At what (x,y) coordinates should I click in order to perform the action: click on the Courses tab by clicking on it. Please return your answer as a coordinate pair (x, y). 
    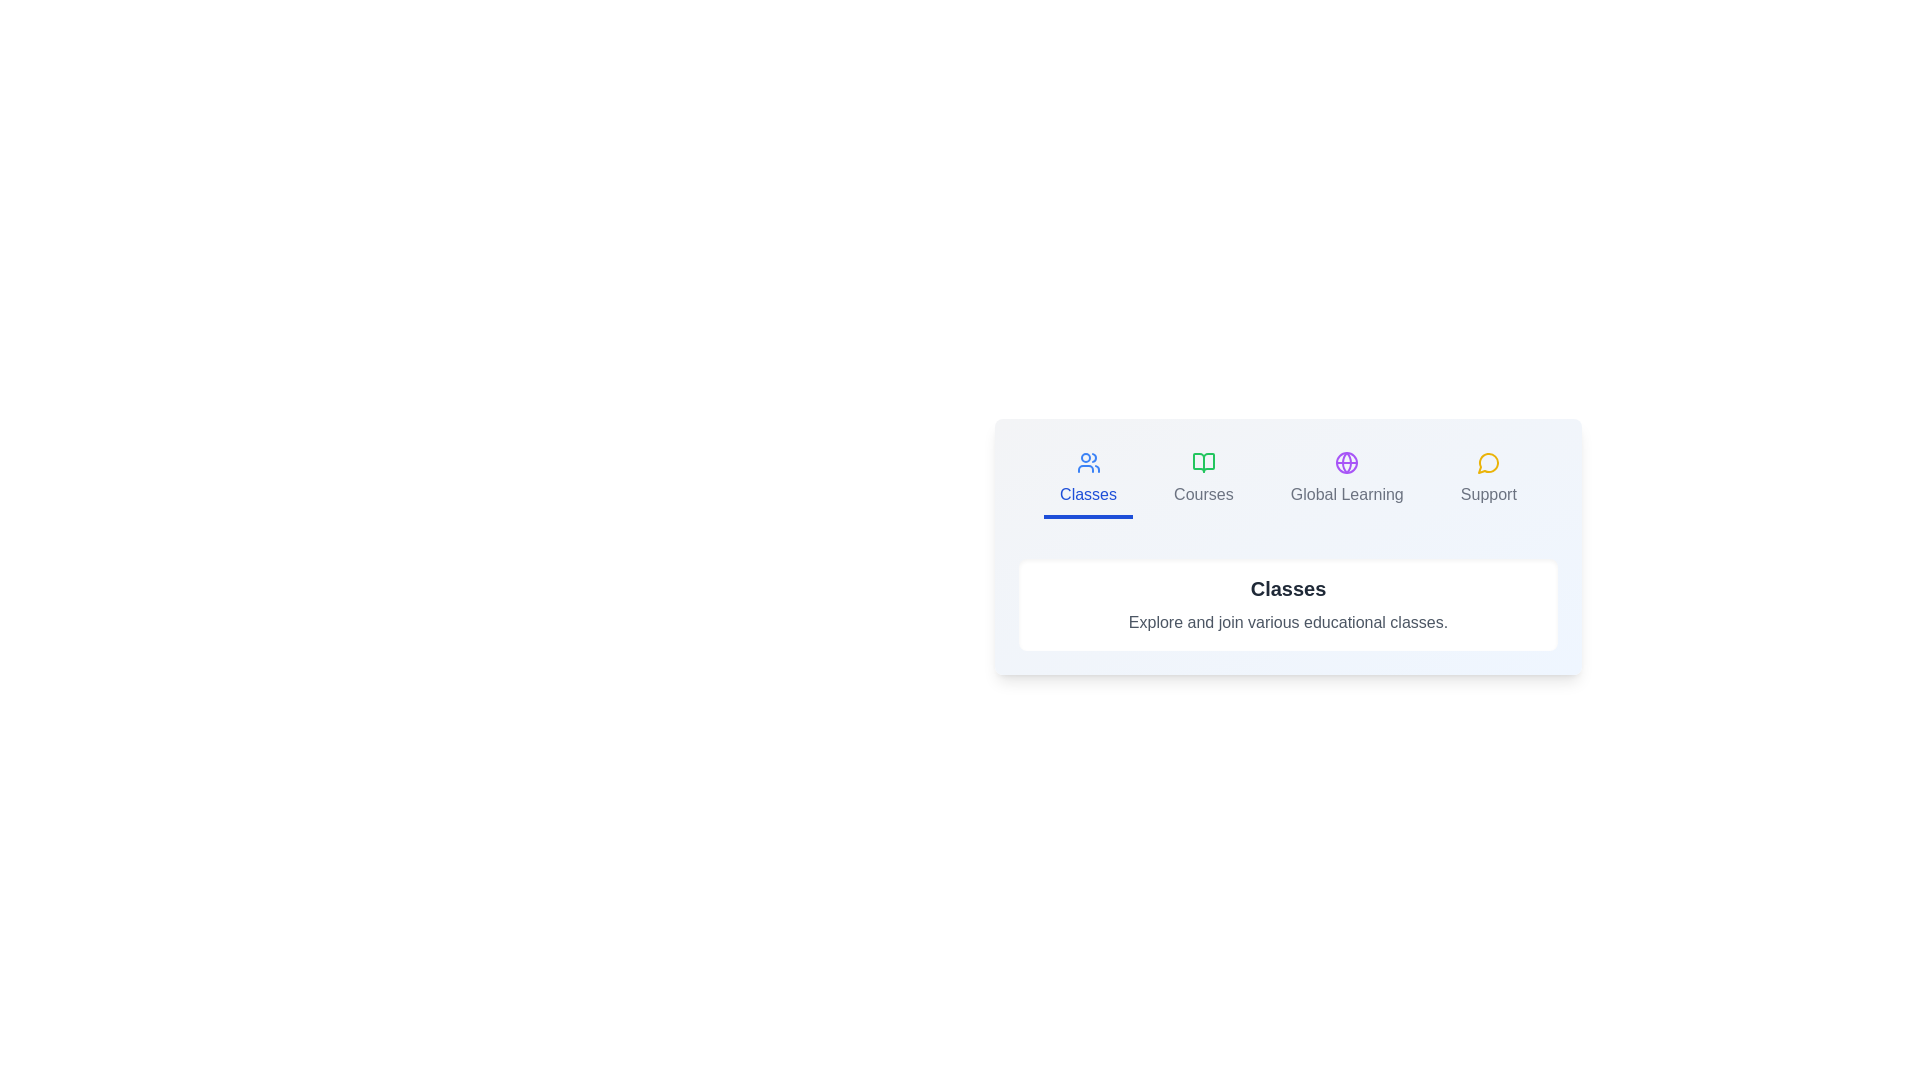
    Looking at the image, I should click on (1202, 481).